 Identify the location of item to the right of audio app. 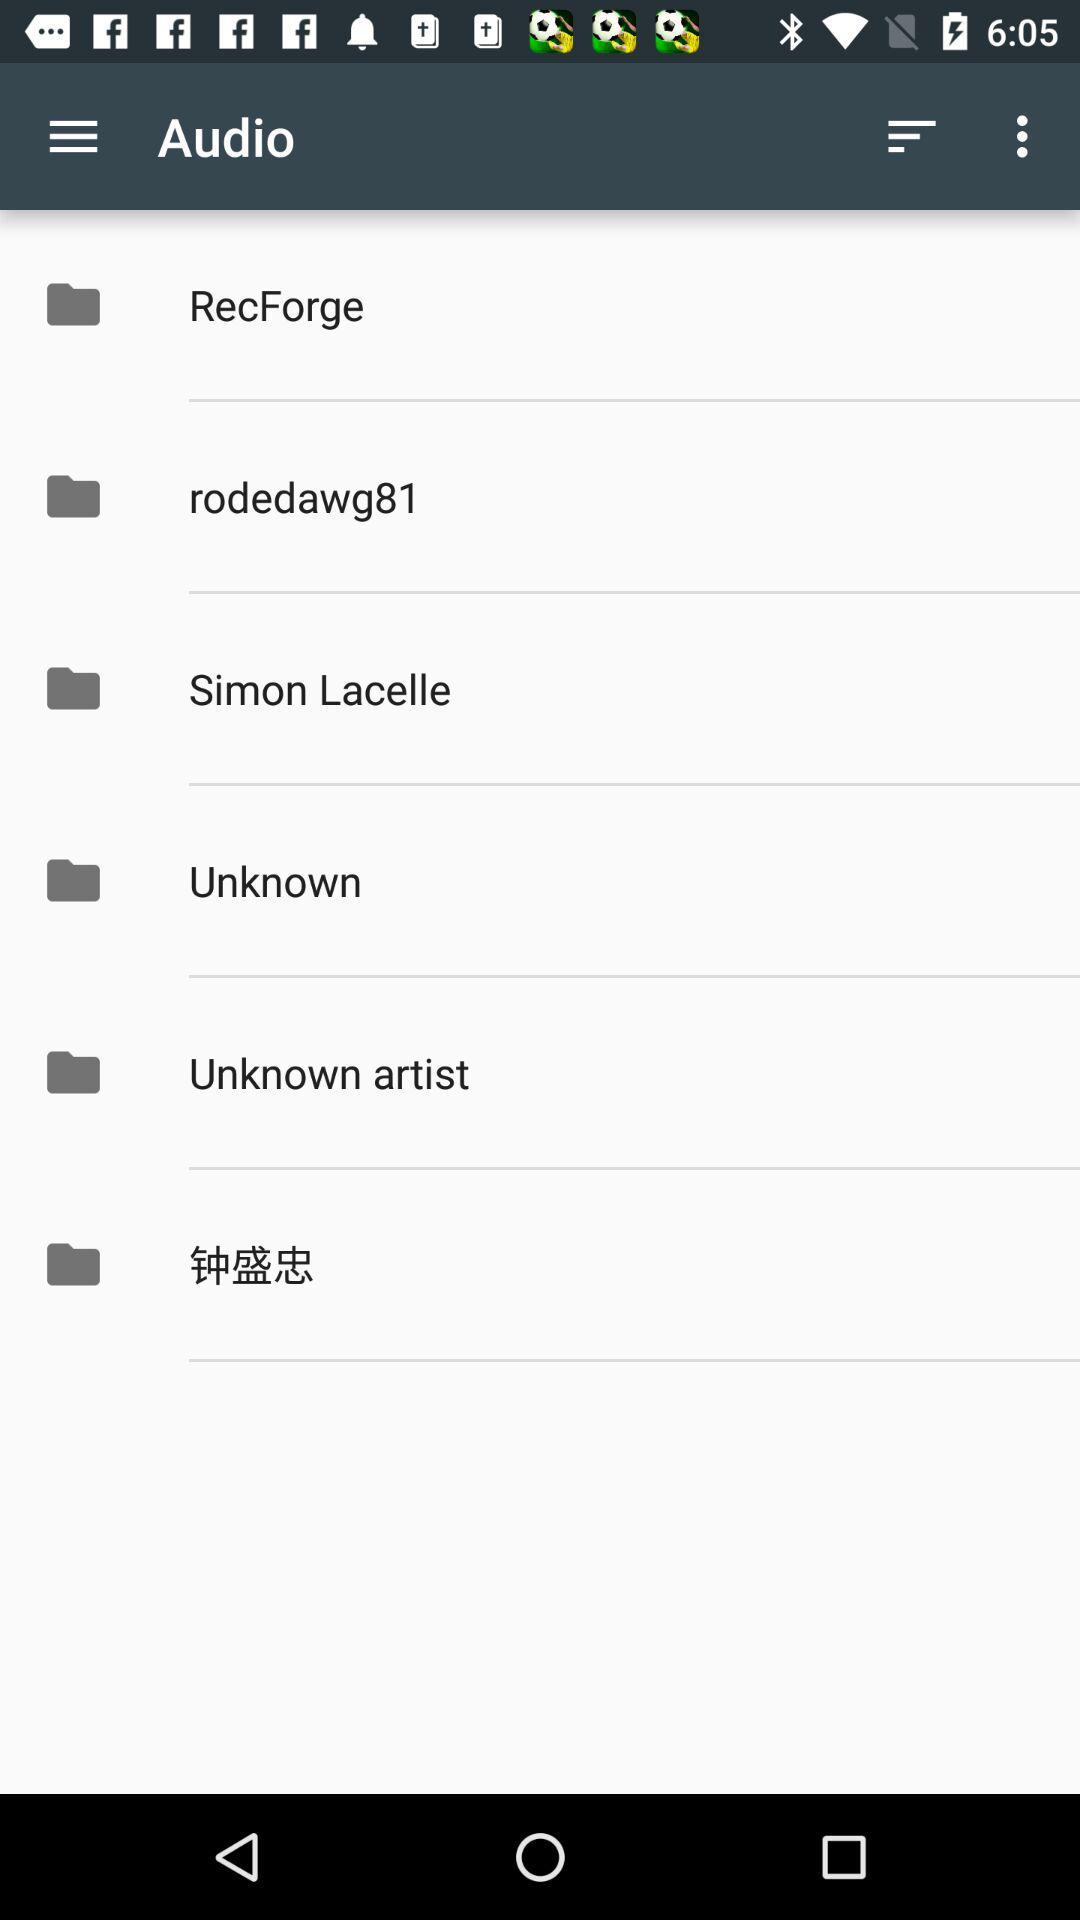
(911, 135).